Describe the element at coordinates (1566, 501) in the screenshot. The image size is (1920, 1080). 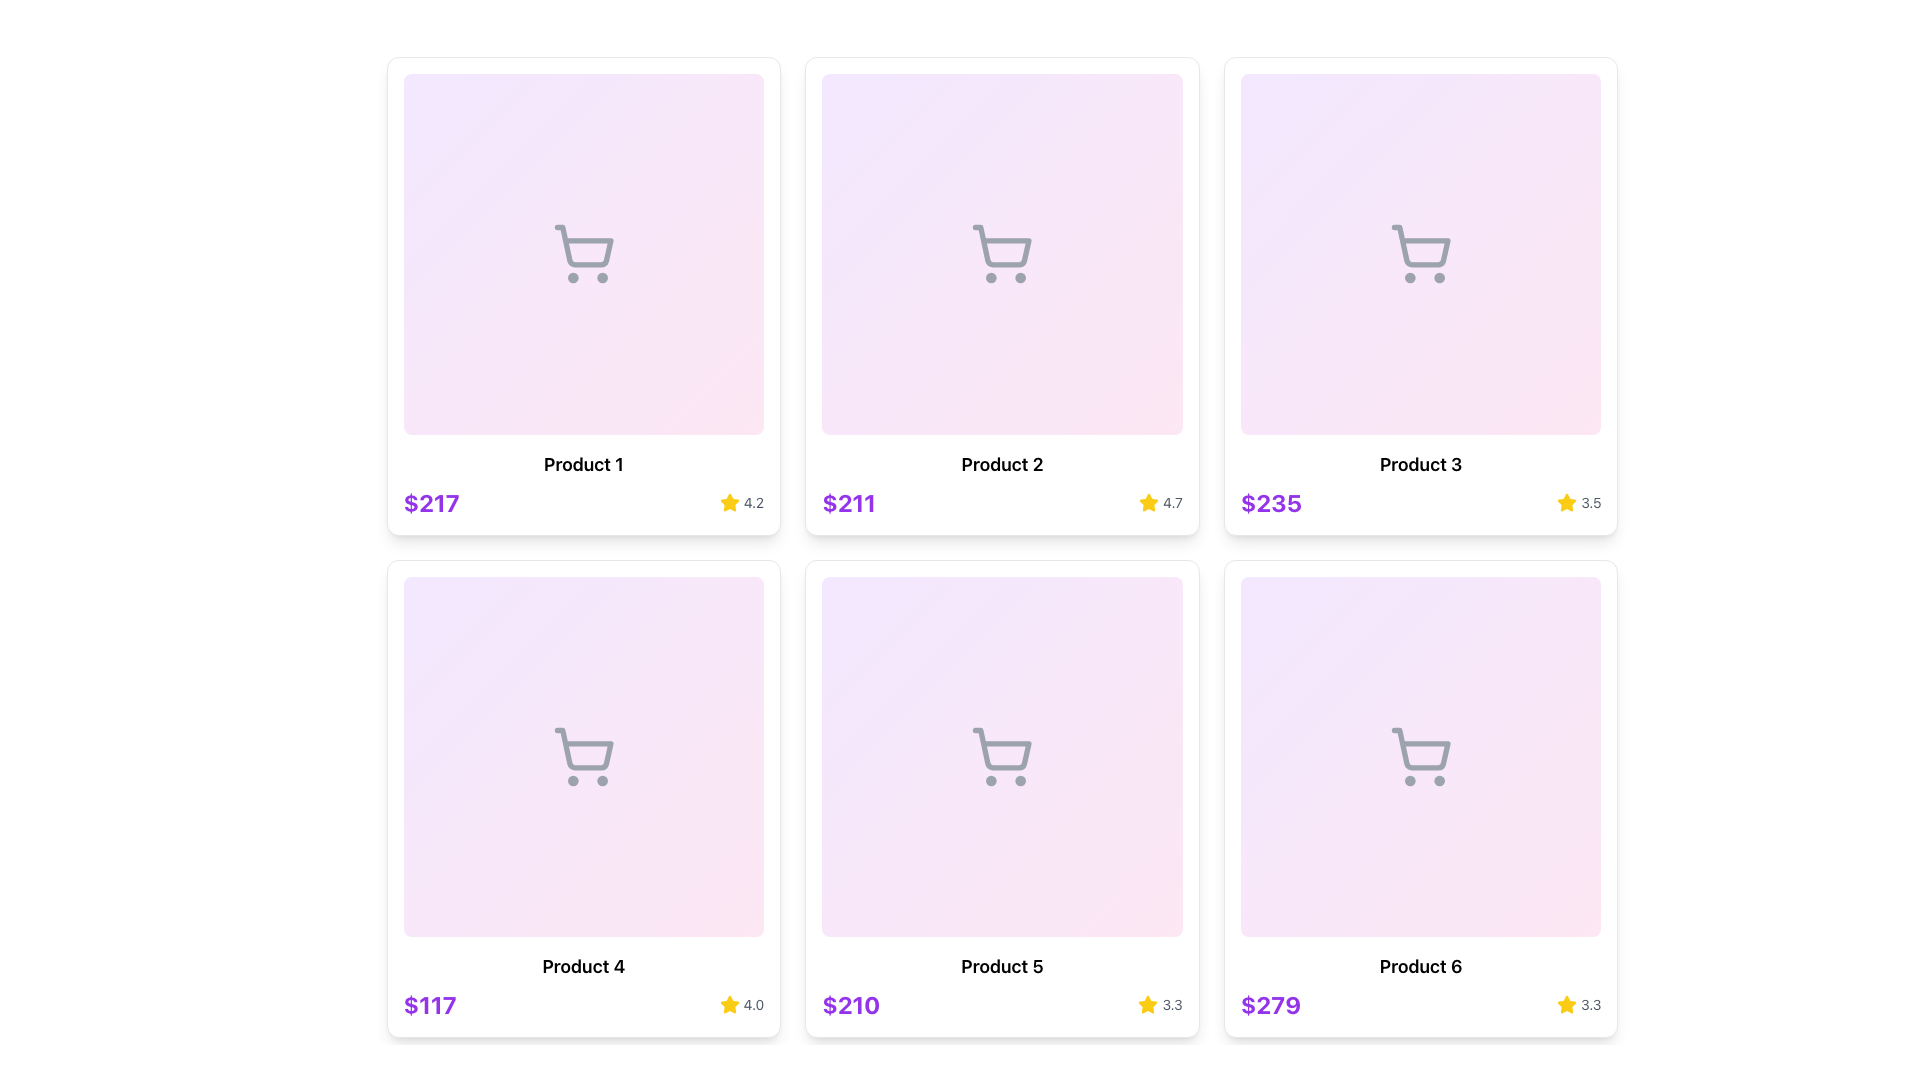
I see `the star icon representing the rating for 'Product 3', which is located in the bottom-right corner of the product card and adjacent to the rating text '3.5'` at that location.